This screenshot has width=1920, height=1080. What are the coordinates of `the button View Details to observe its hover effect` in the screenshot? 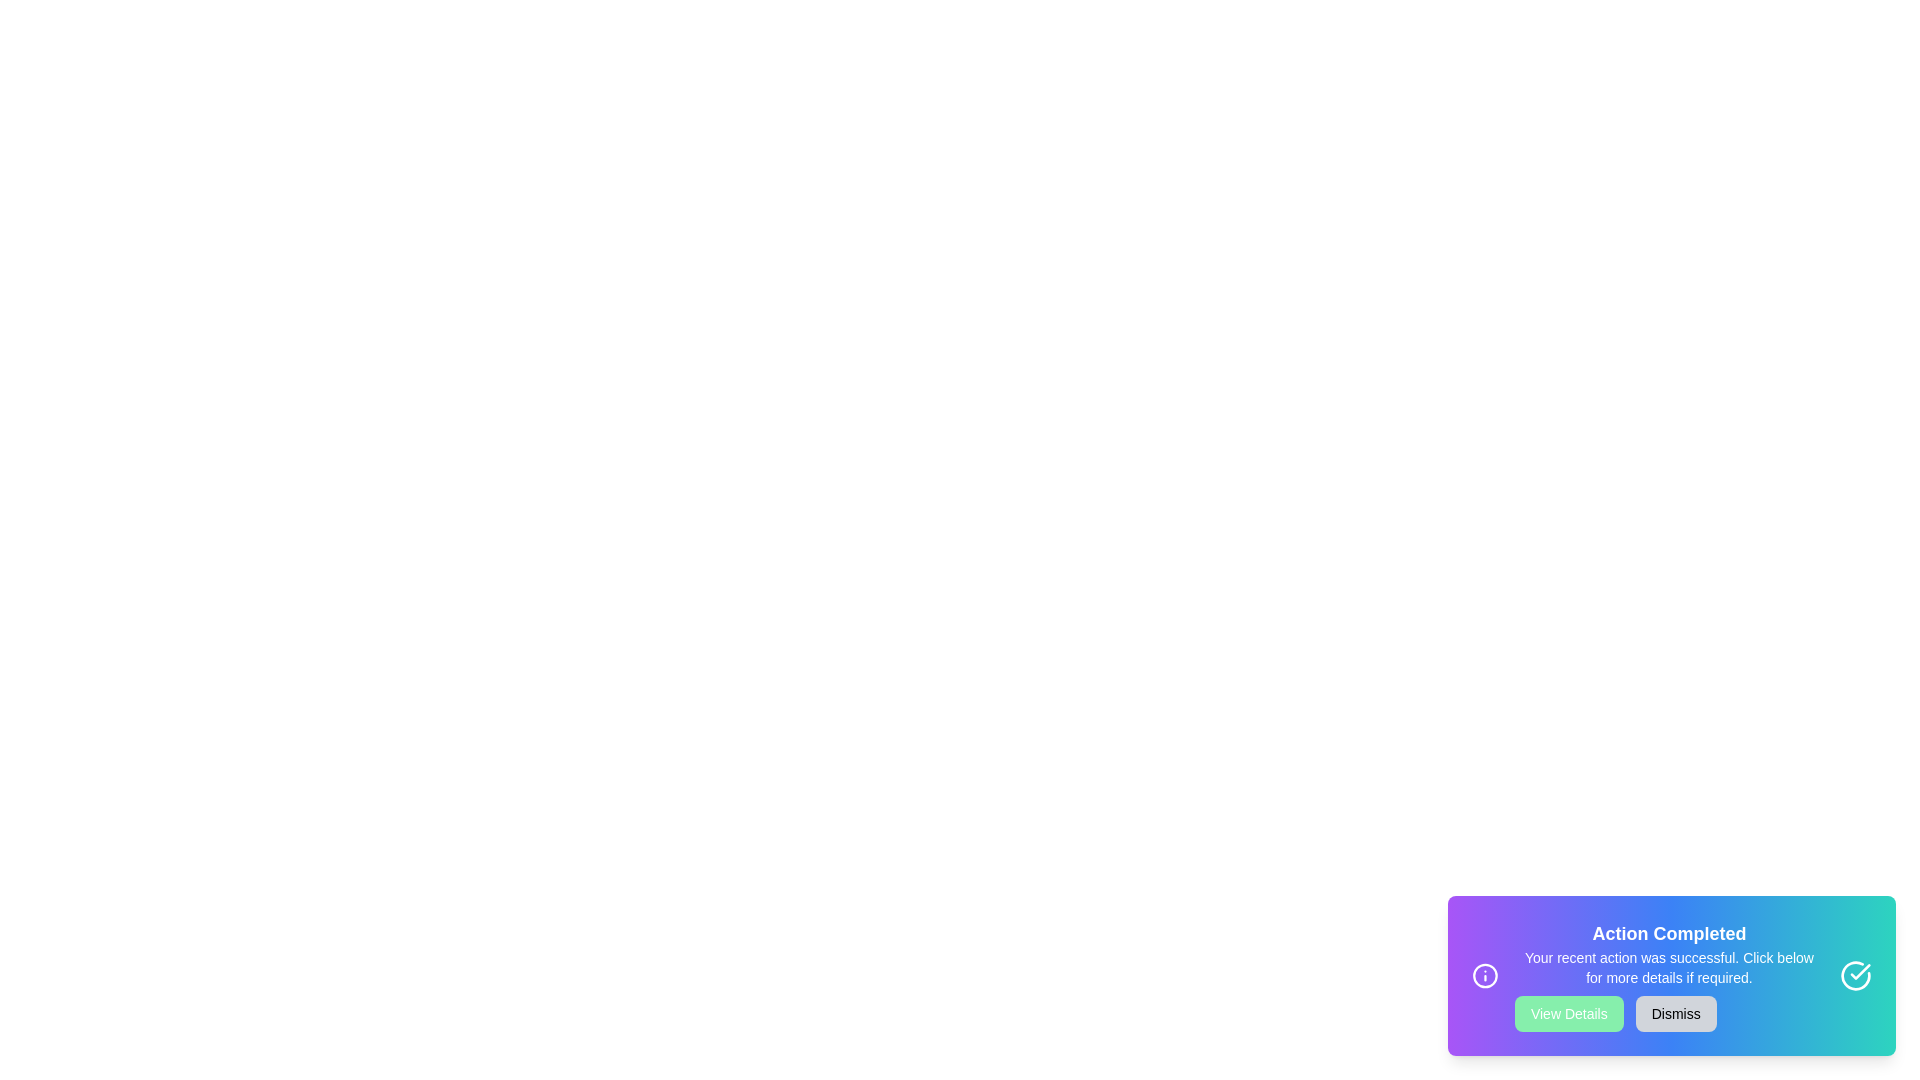 It's located at (1568, 1014).